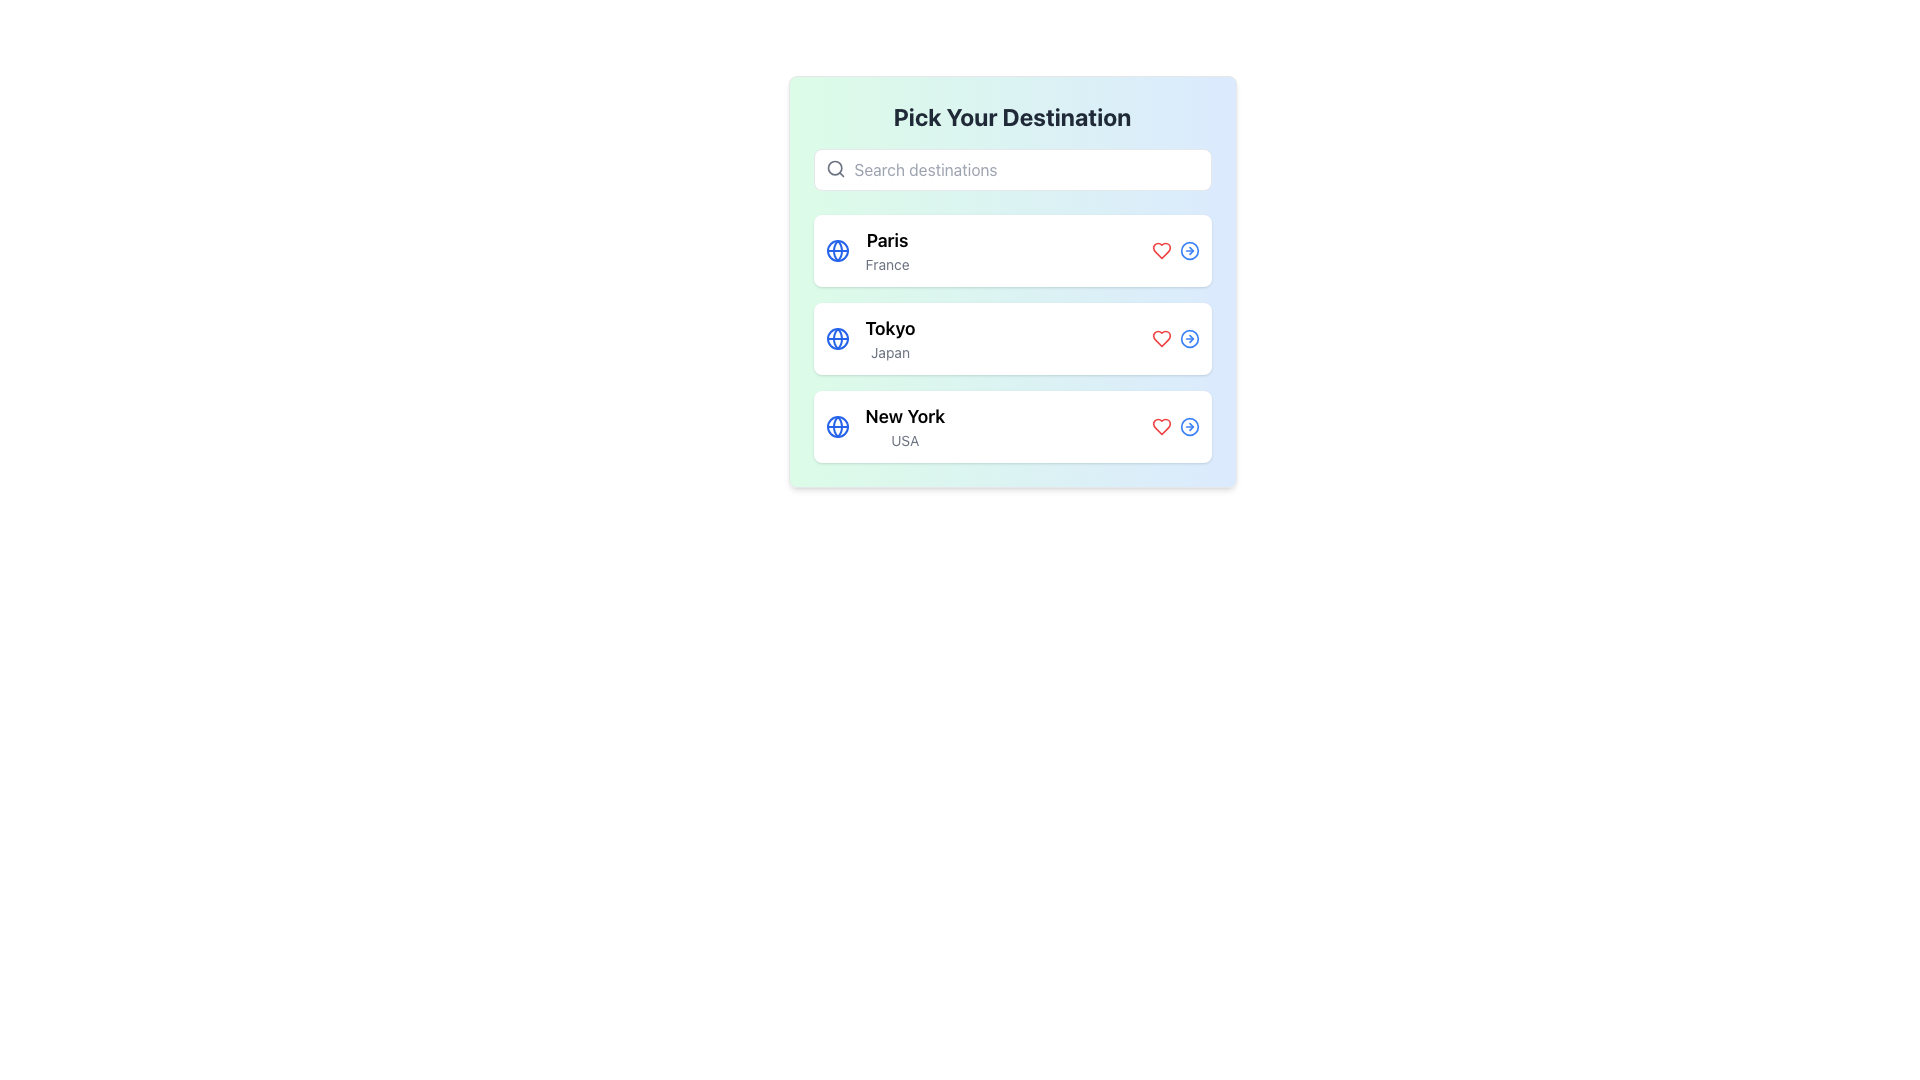 This screenshot has width=1920, height=1080. Describe the element at coordinates (889, 338) in the screenshot. I see `text information displayed in the label for the city Tokyo, located in the middle of the vertical list of destinations, below the header 'Pick Your Destination'` at that location.